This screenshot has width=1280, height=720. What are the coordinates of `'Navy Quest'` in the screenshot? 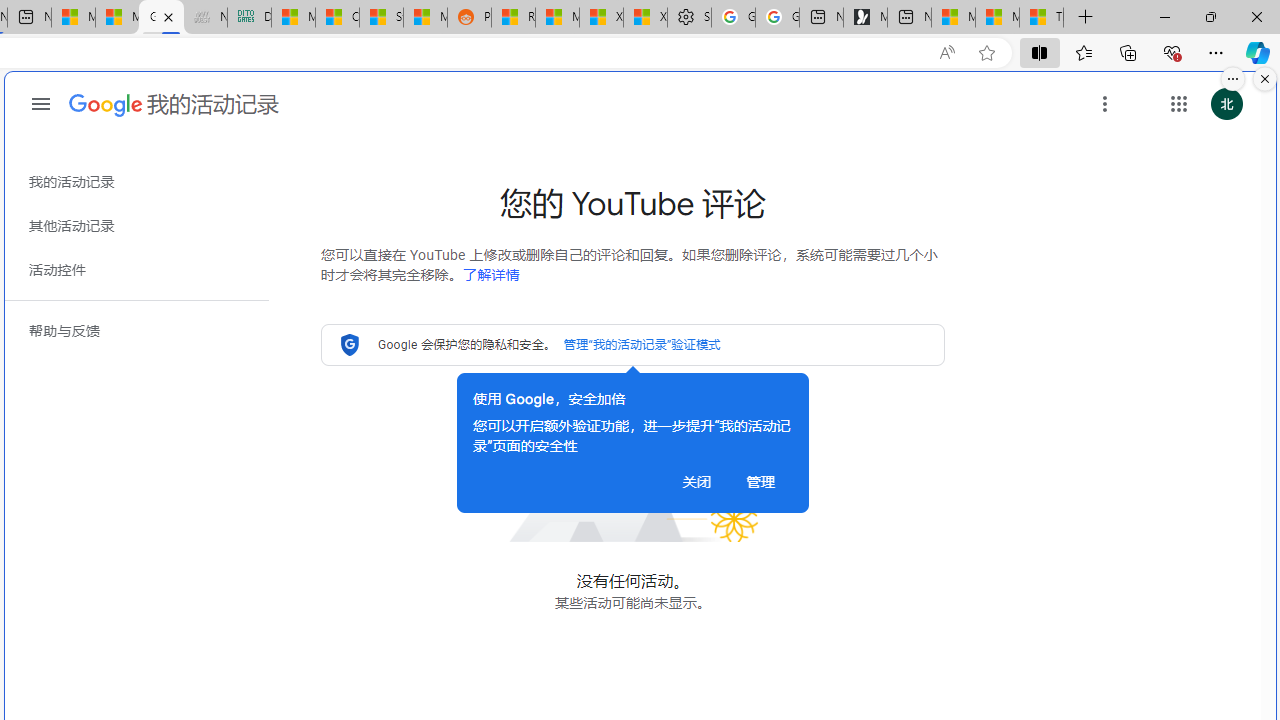 It's located at (205, 17).